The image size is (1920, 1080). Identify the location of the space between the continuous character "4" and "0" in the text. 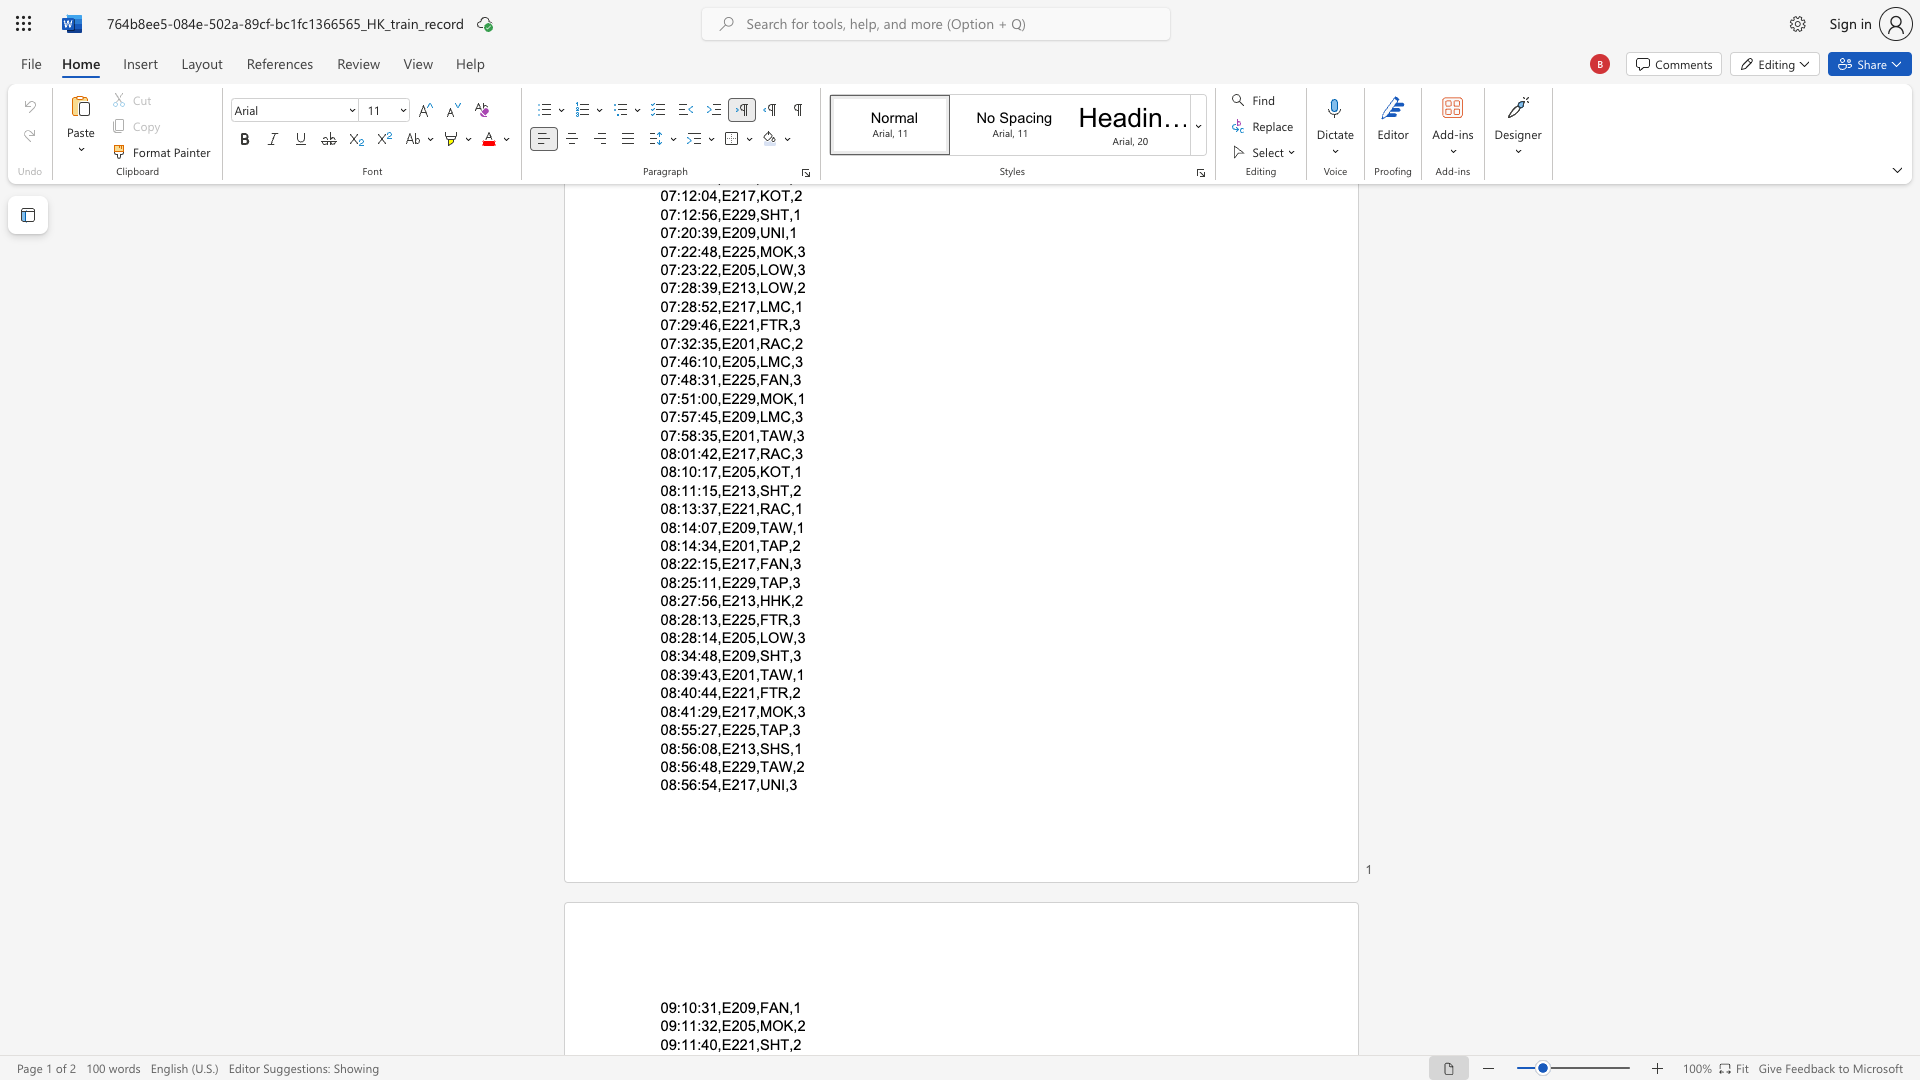
(709, 1043).